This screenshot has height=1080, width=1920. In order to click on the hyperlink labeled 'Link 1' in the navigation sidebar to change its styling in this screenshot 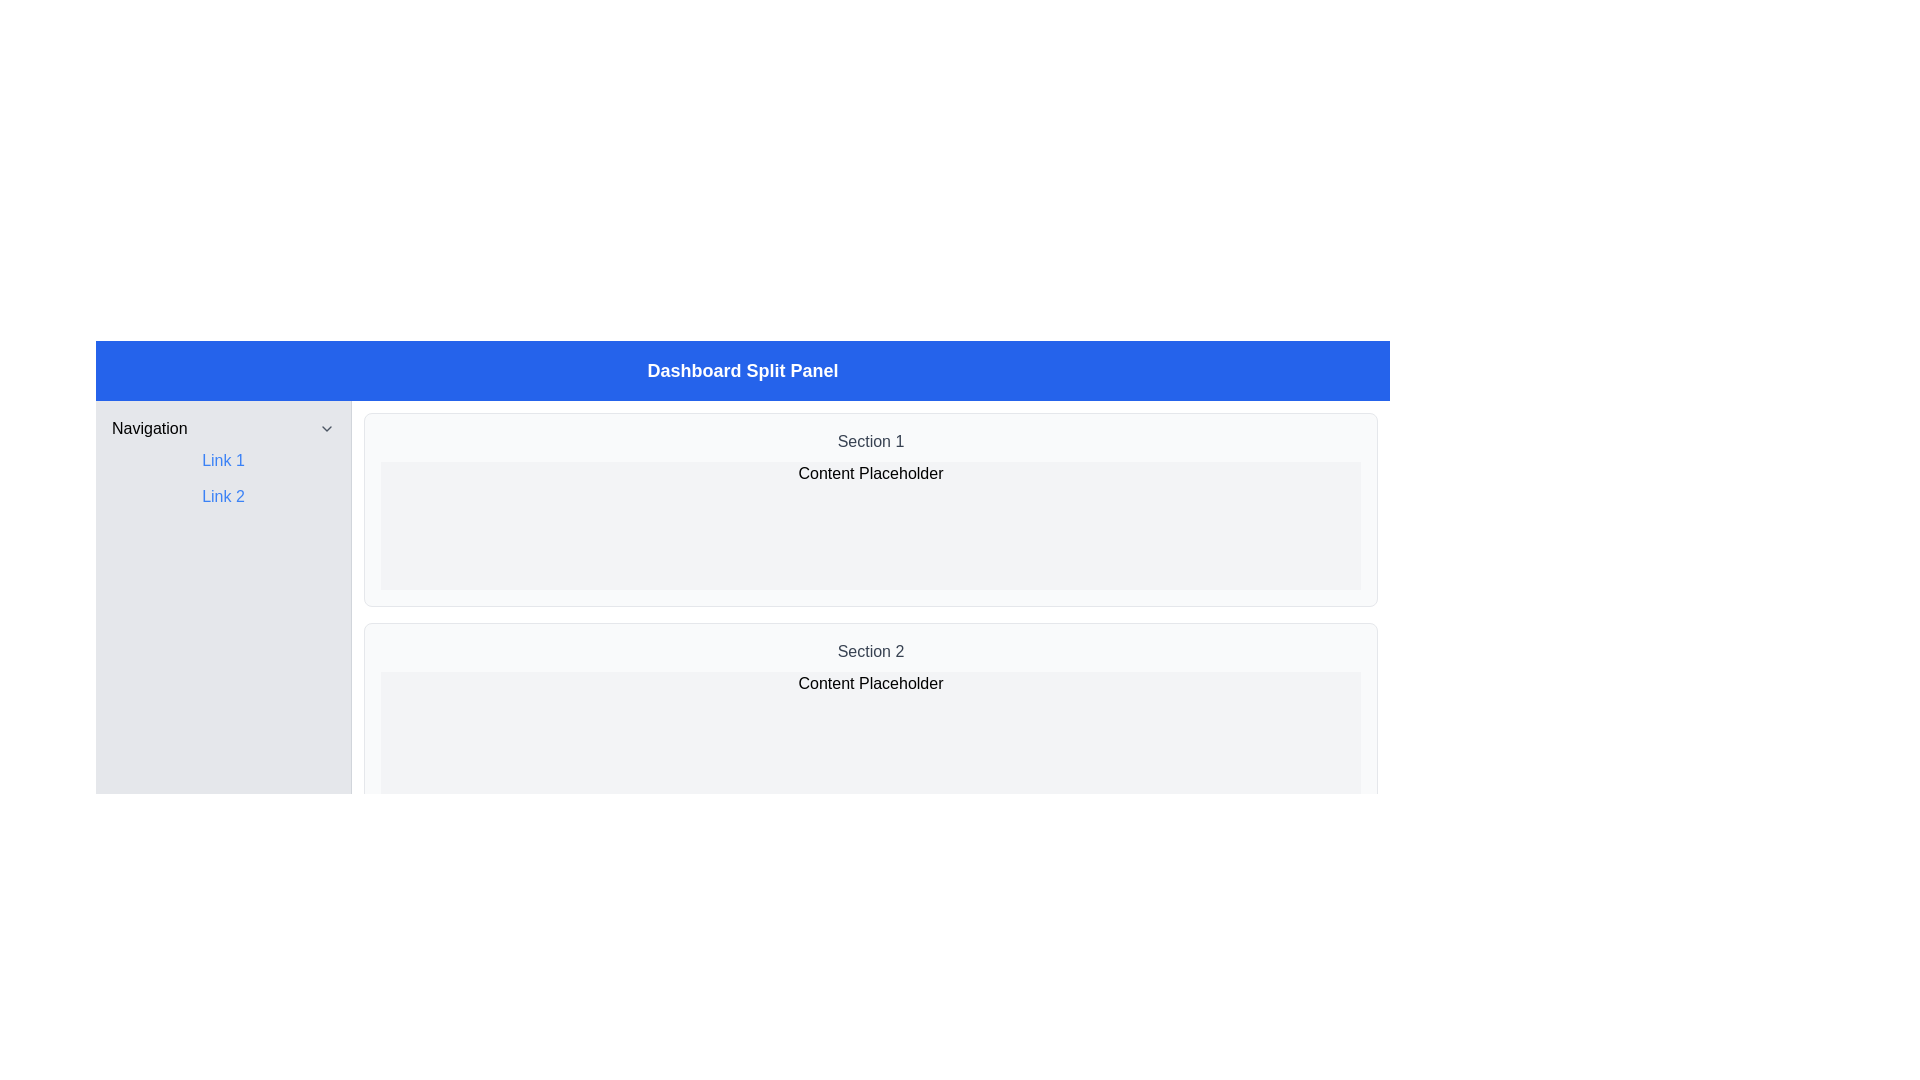, I will do `click(223, 461)`.